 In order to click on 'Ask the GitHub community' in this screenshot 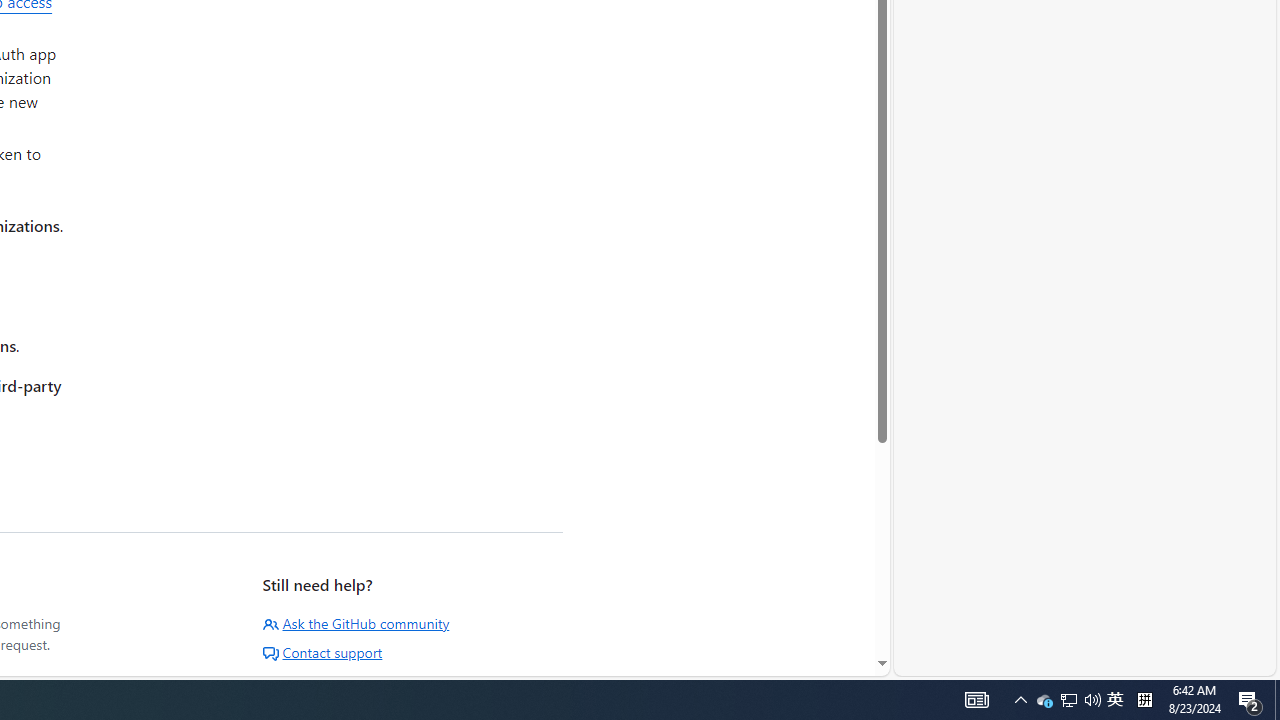, I will do `click(356, 622)`.